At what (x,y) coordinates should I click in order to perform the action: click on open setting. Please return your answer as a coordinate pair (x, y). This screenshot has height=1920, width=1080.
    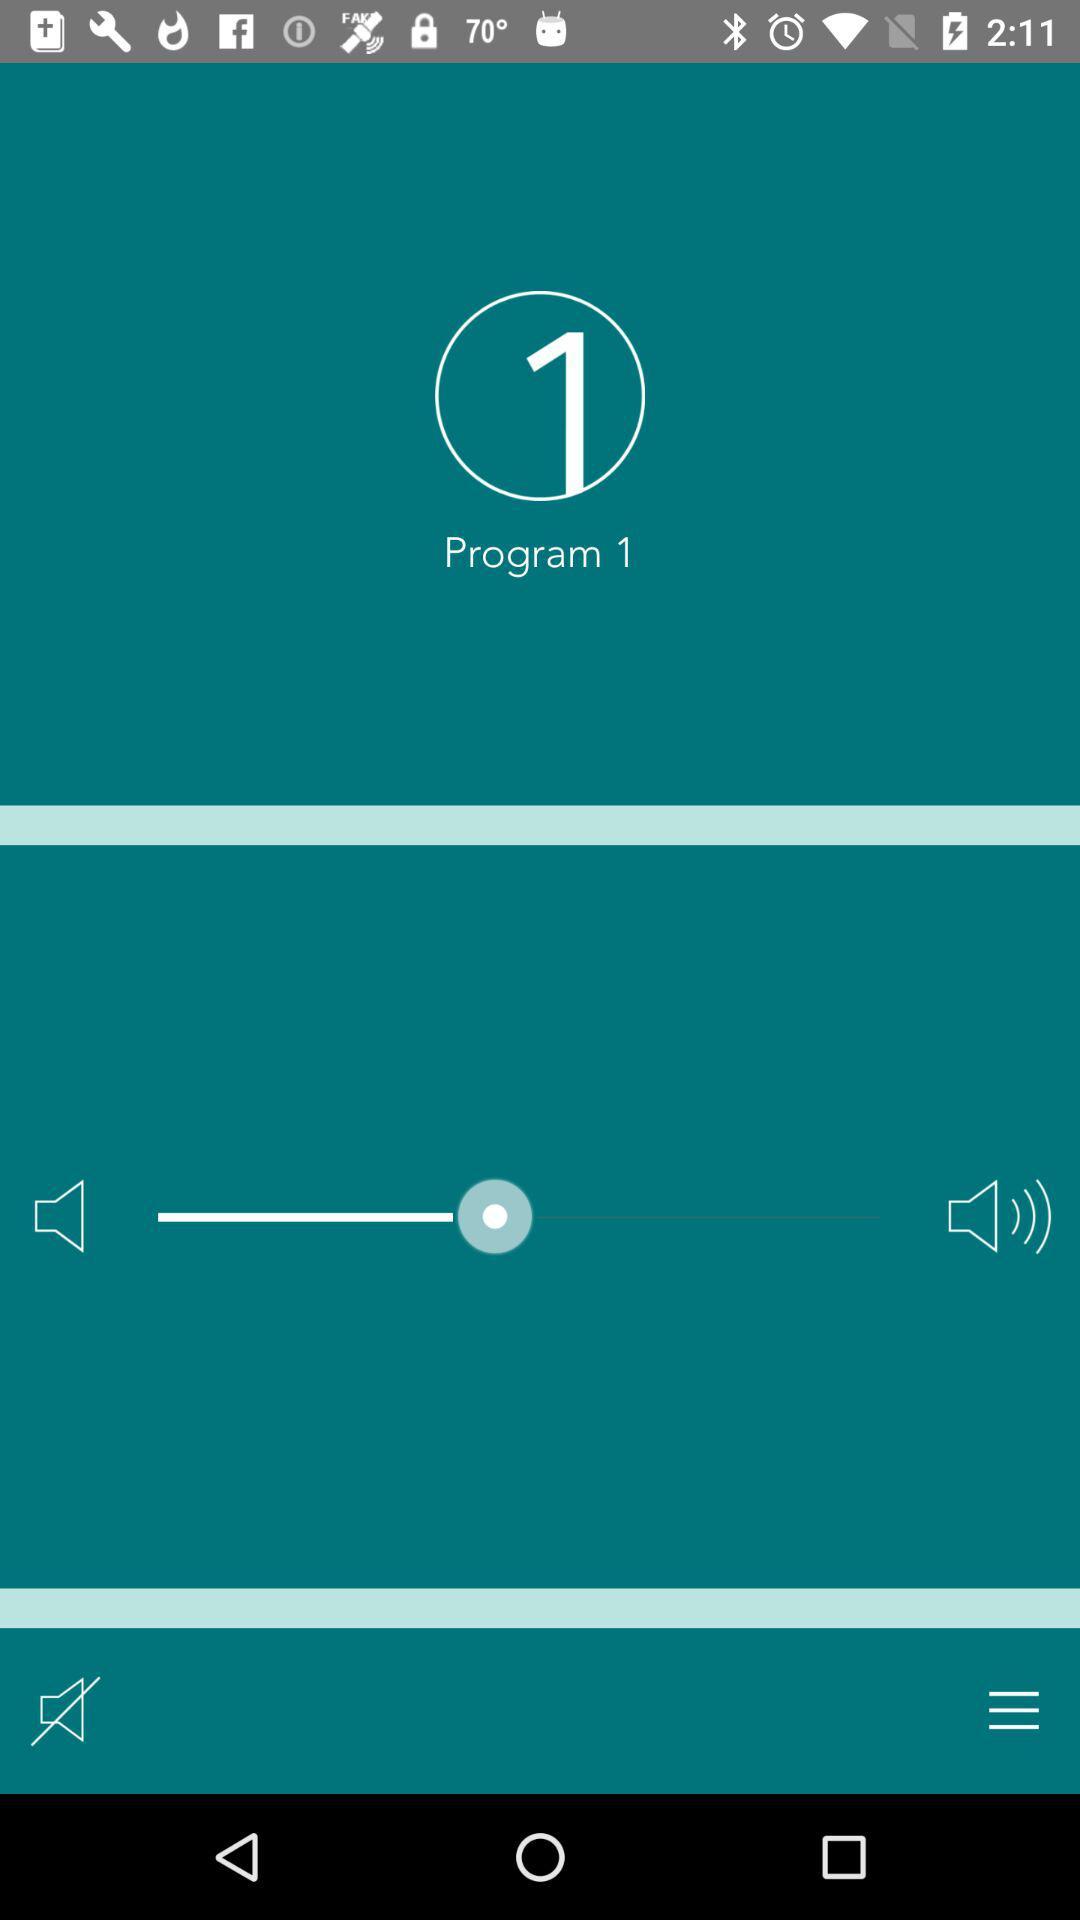
    Looking at the image, I should click on (1014, 1709).